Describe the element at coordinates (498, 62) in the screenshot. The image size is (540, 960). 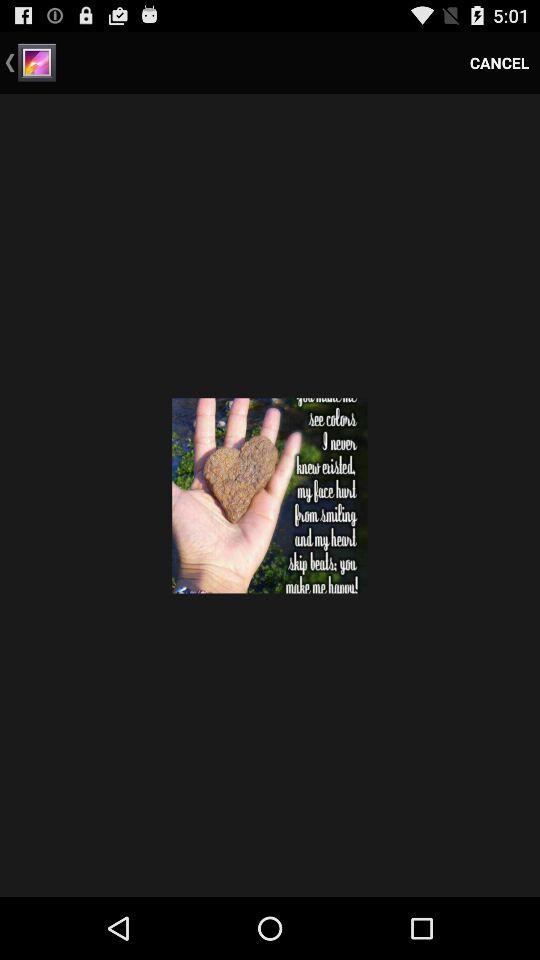
I see `the icon at the top right corner` at that location.